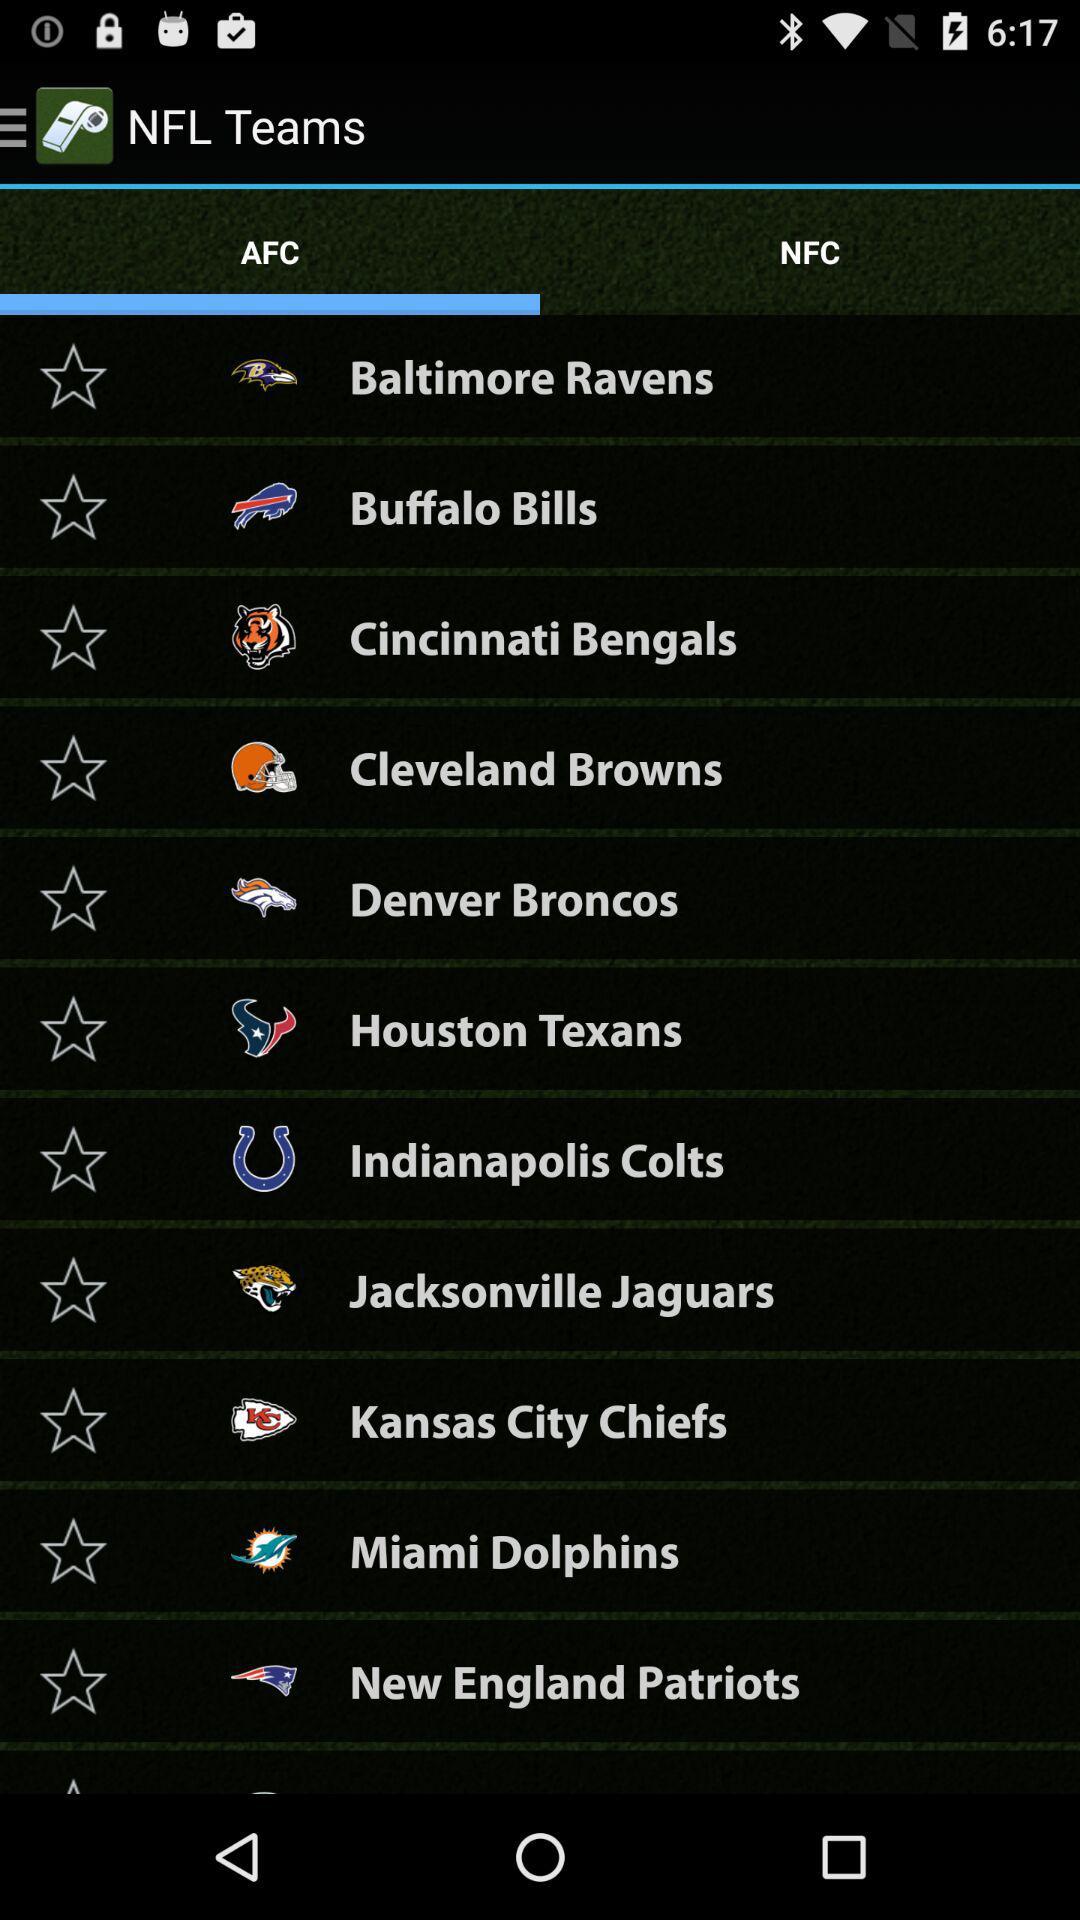 This screenshot has height=1920, width=1080. I want to click on mark as favorite, so click(72, 1418).